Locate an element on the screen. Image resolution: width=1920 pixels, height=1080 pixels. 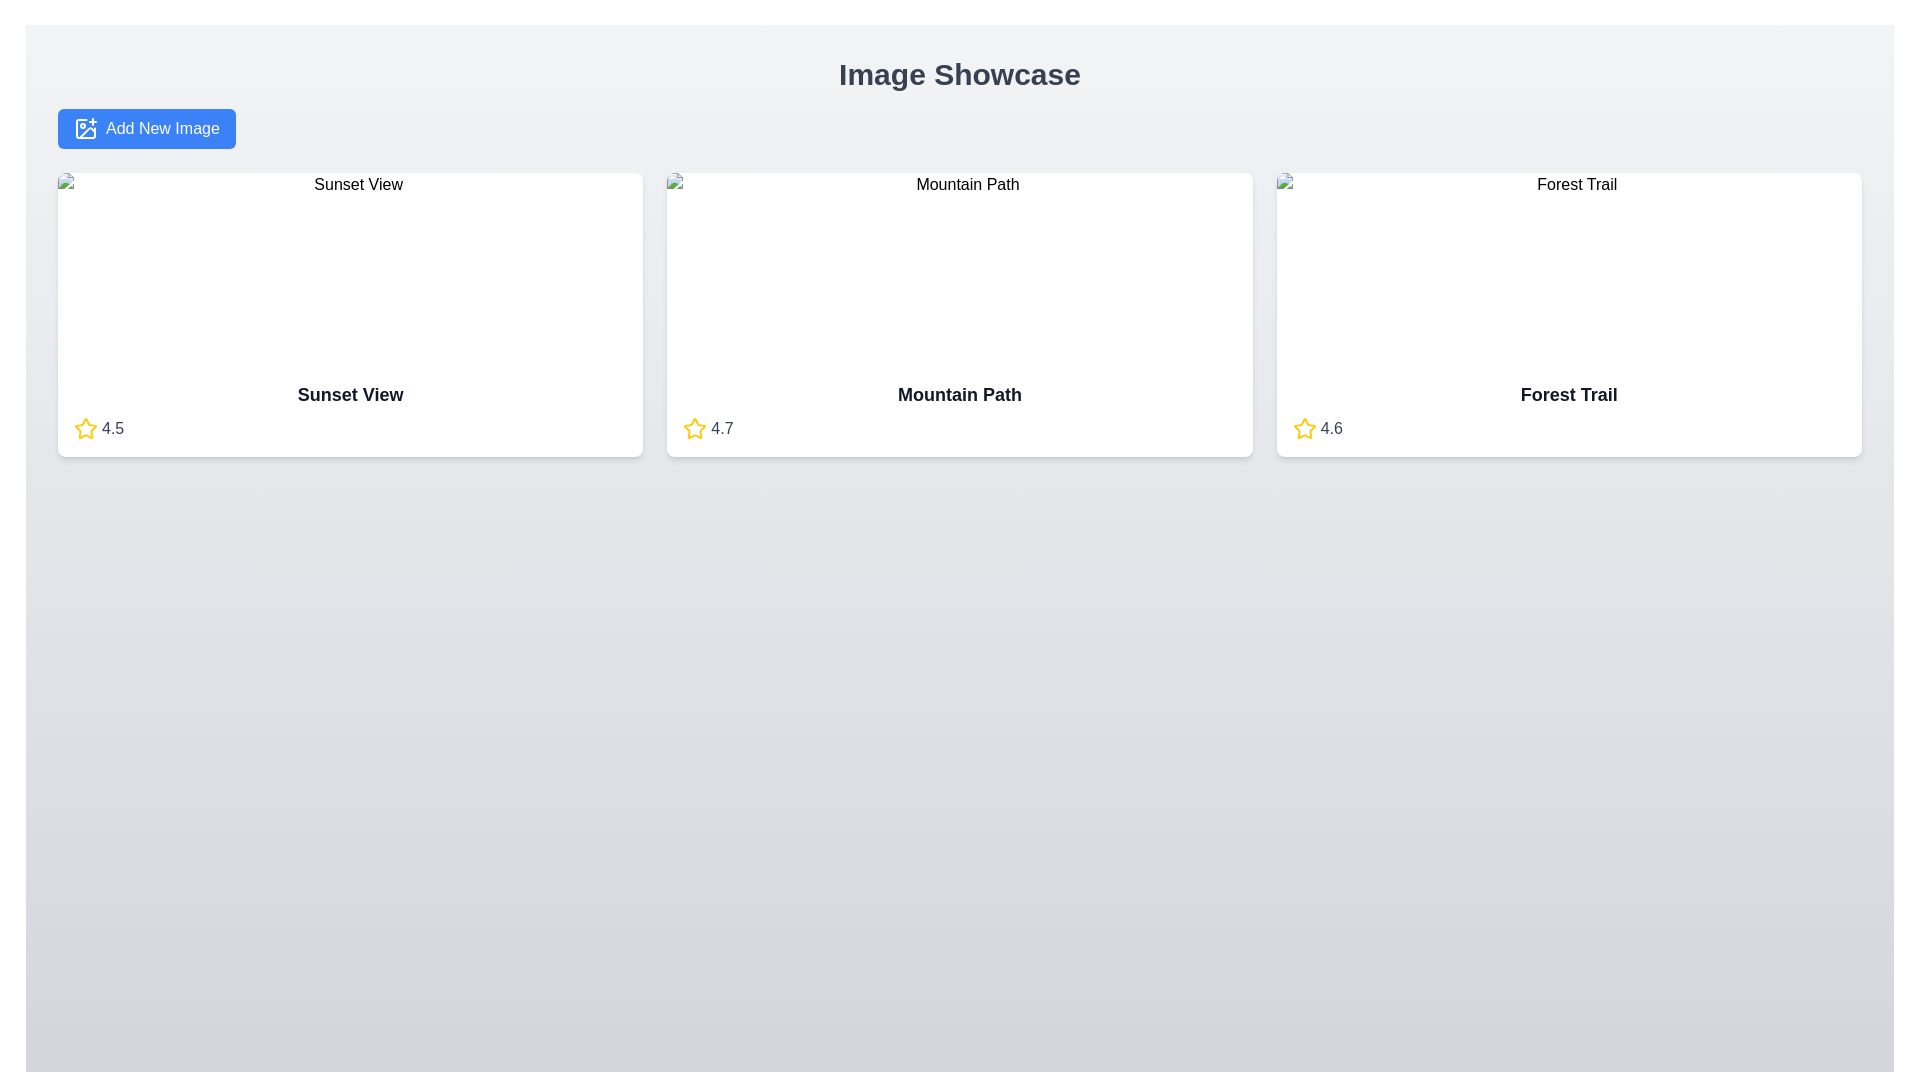
the 'Forest Trail' text label, which is displayed in bold and large font with a grayish-black color, located in the third card of the rightmost column is located at coordinates (1568, 394).